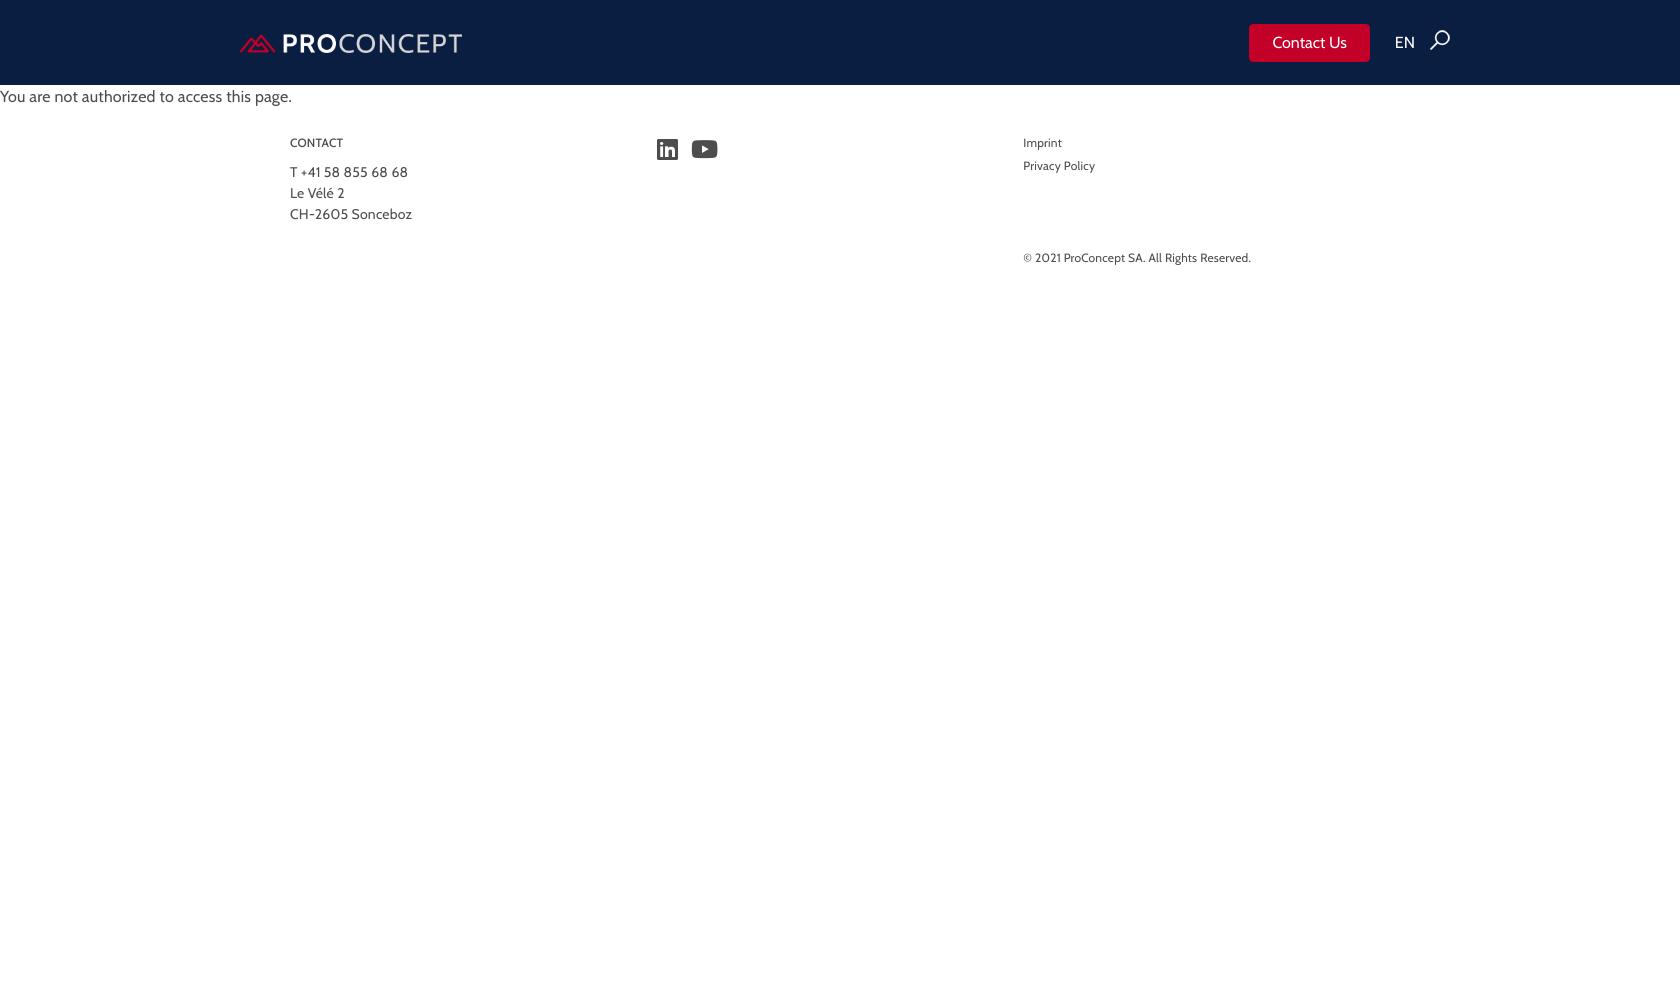 This screenshot has height=1000, width=1680. Describe the element at coordinates (348, 171) in the screenshot. I see `'T +41 58 855 68 68'` at that location.